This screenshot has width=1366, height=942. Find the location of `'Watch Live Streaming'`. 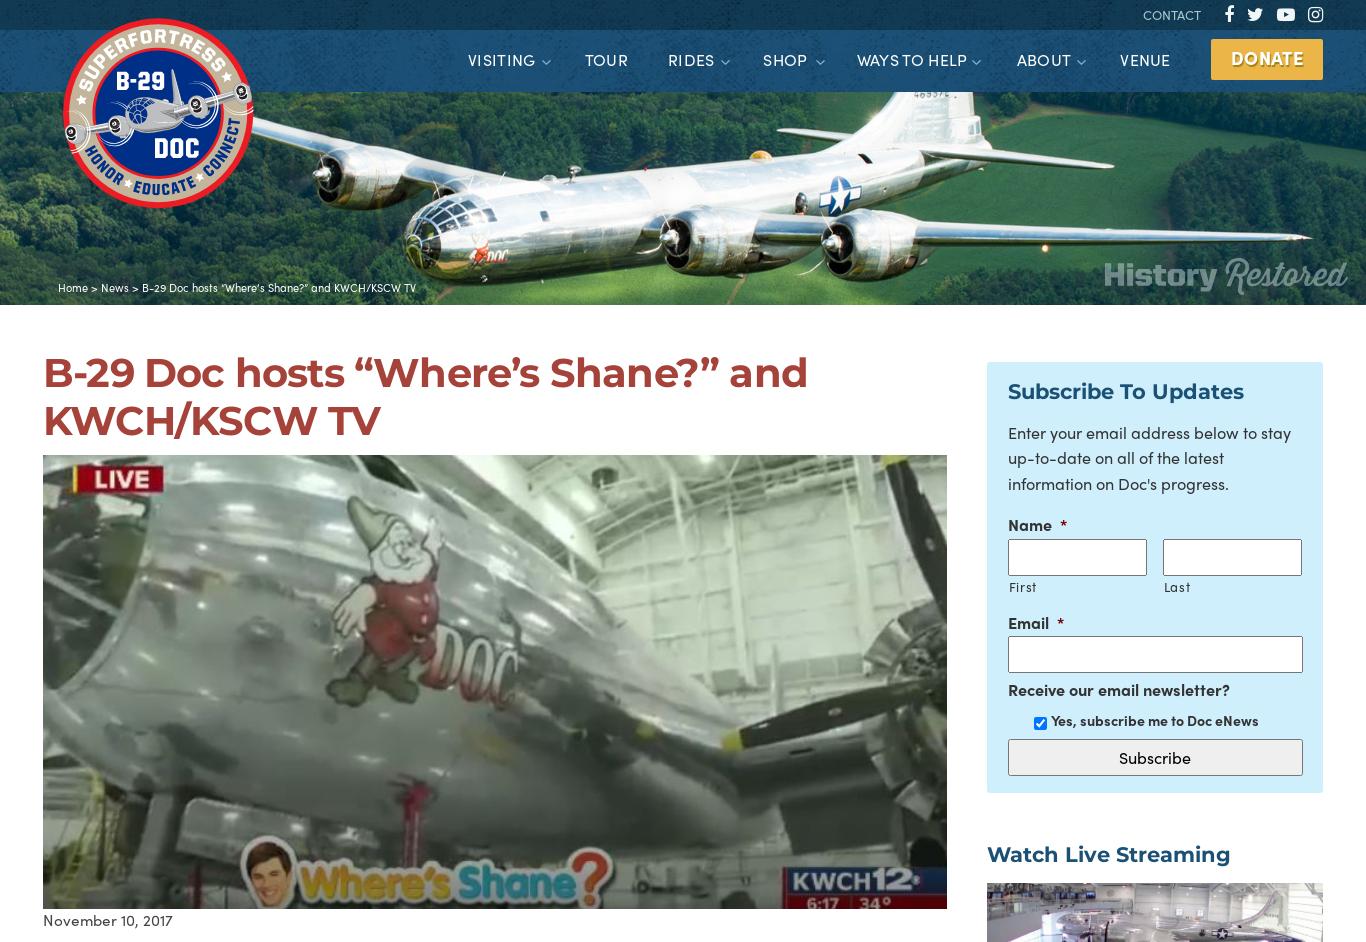

'Watch Live Streaming' is located at coordinates (1108, 853).